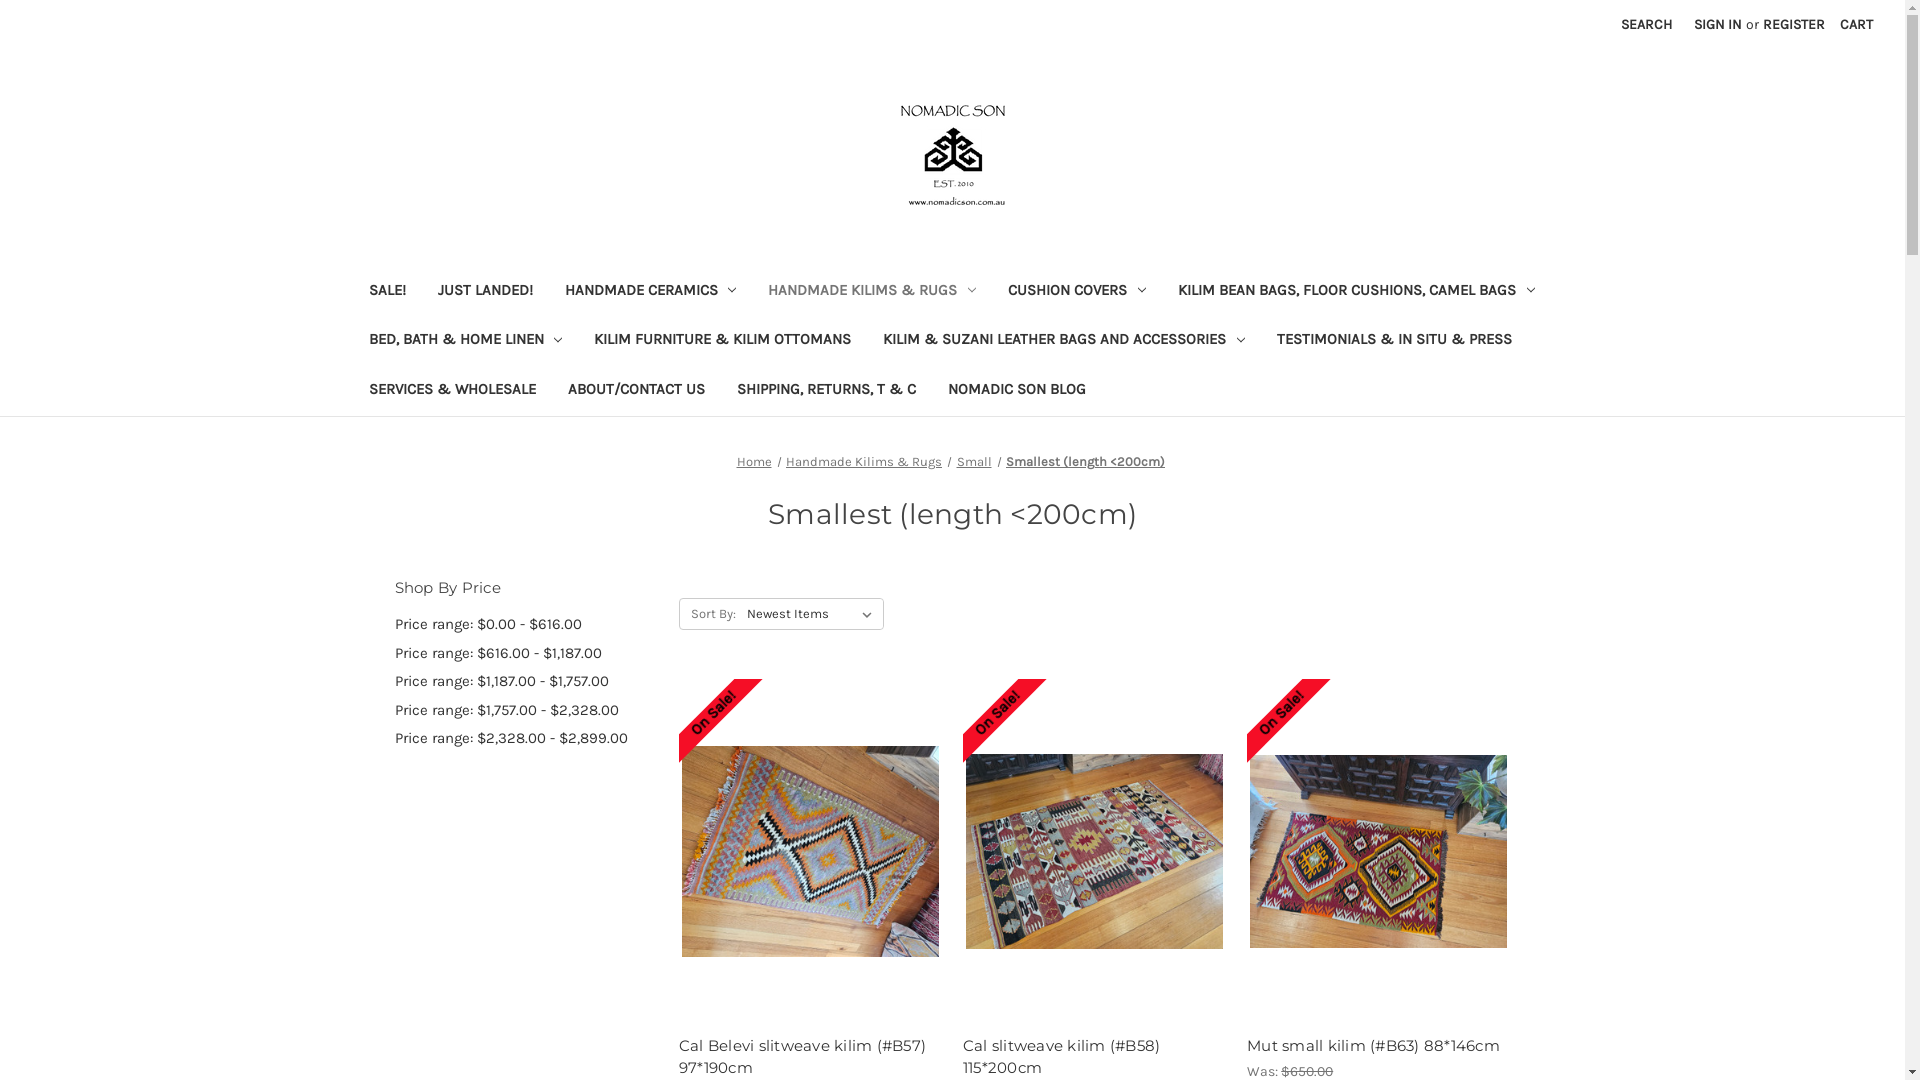 This screenshot has height=1080, width=1920. What do you see at coordinates (1377, 1045) in the screenshot?
I see `'Mut small kilim (#B63) 88*146cm'` at bounding box center [1377, 1045].